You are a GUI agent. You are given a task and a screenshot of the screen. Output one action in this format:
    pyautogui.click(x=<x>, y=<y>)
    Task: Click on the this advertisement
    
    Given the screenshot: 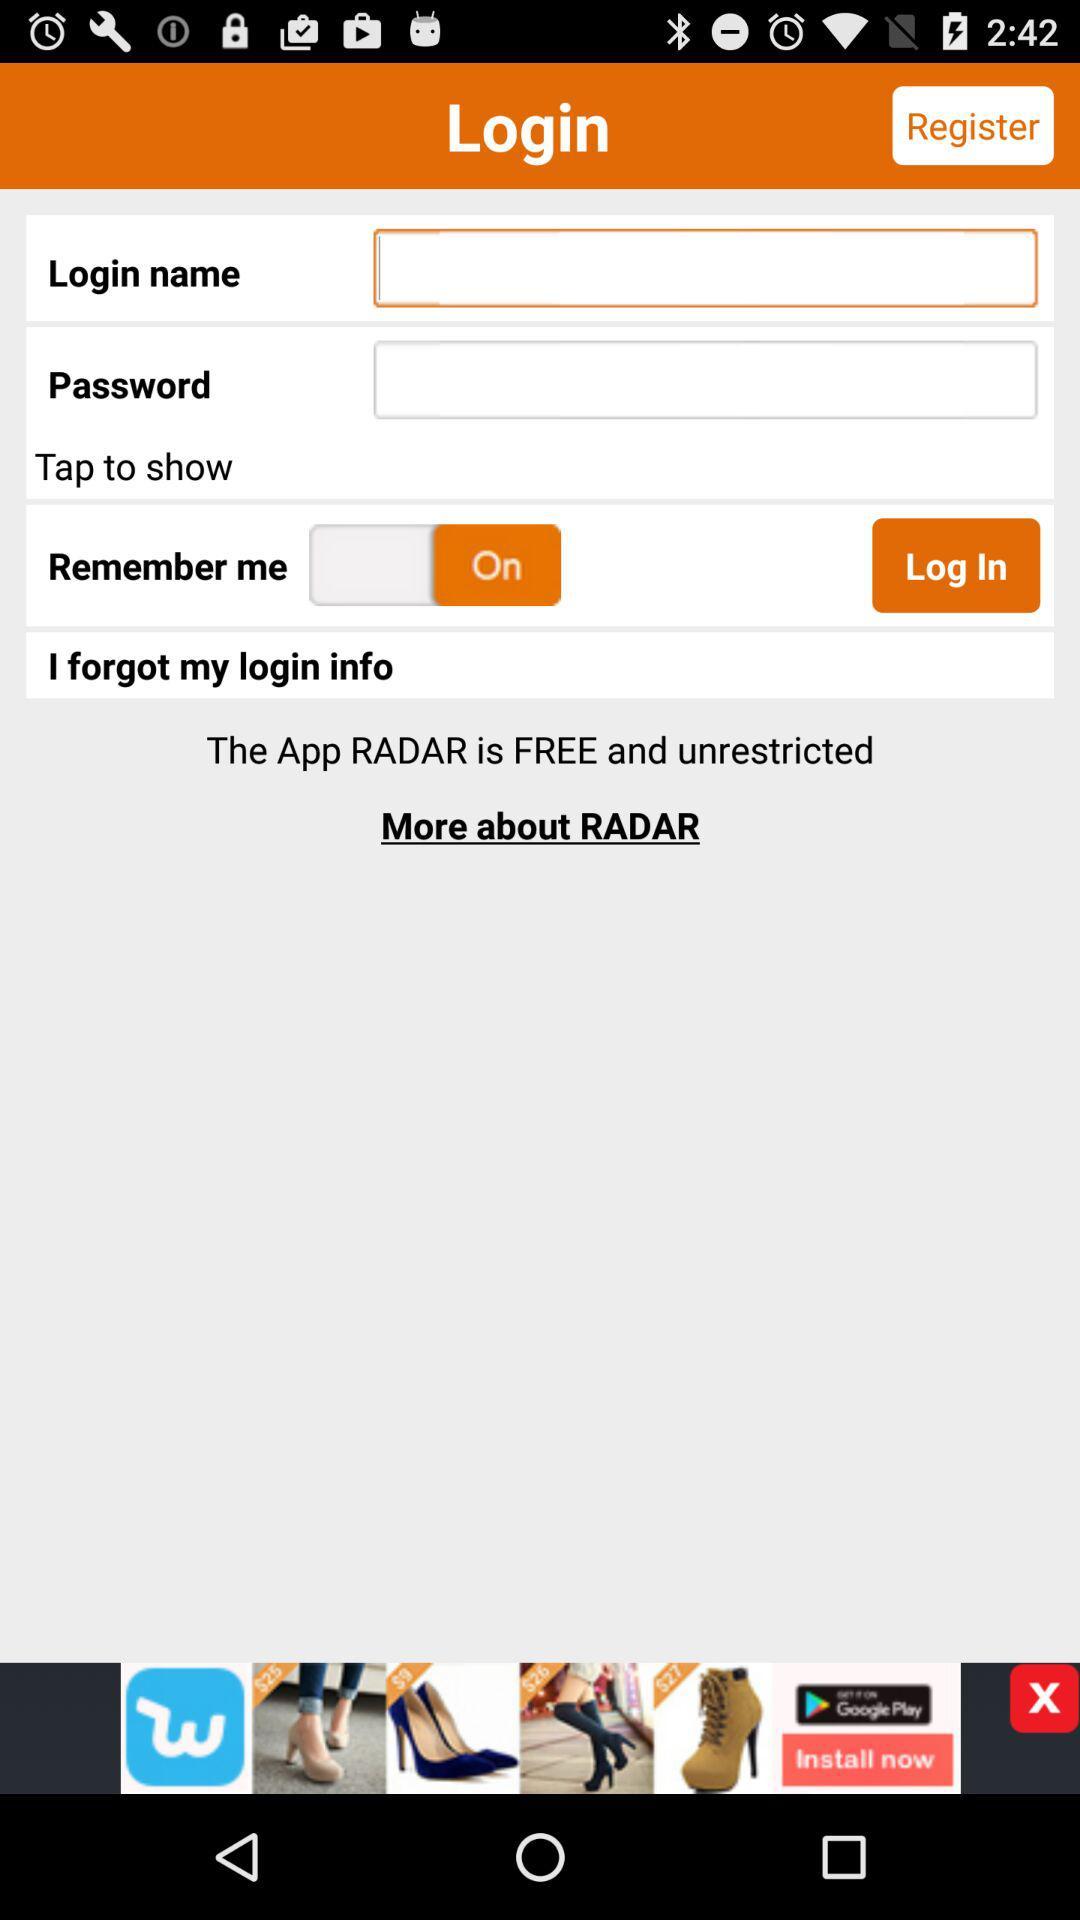 What is the action you would take?
    pyautogui.click(x=1043, y=1697)
    